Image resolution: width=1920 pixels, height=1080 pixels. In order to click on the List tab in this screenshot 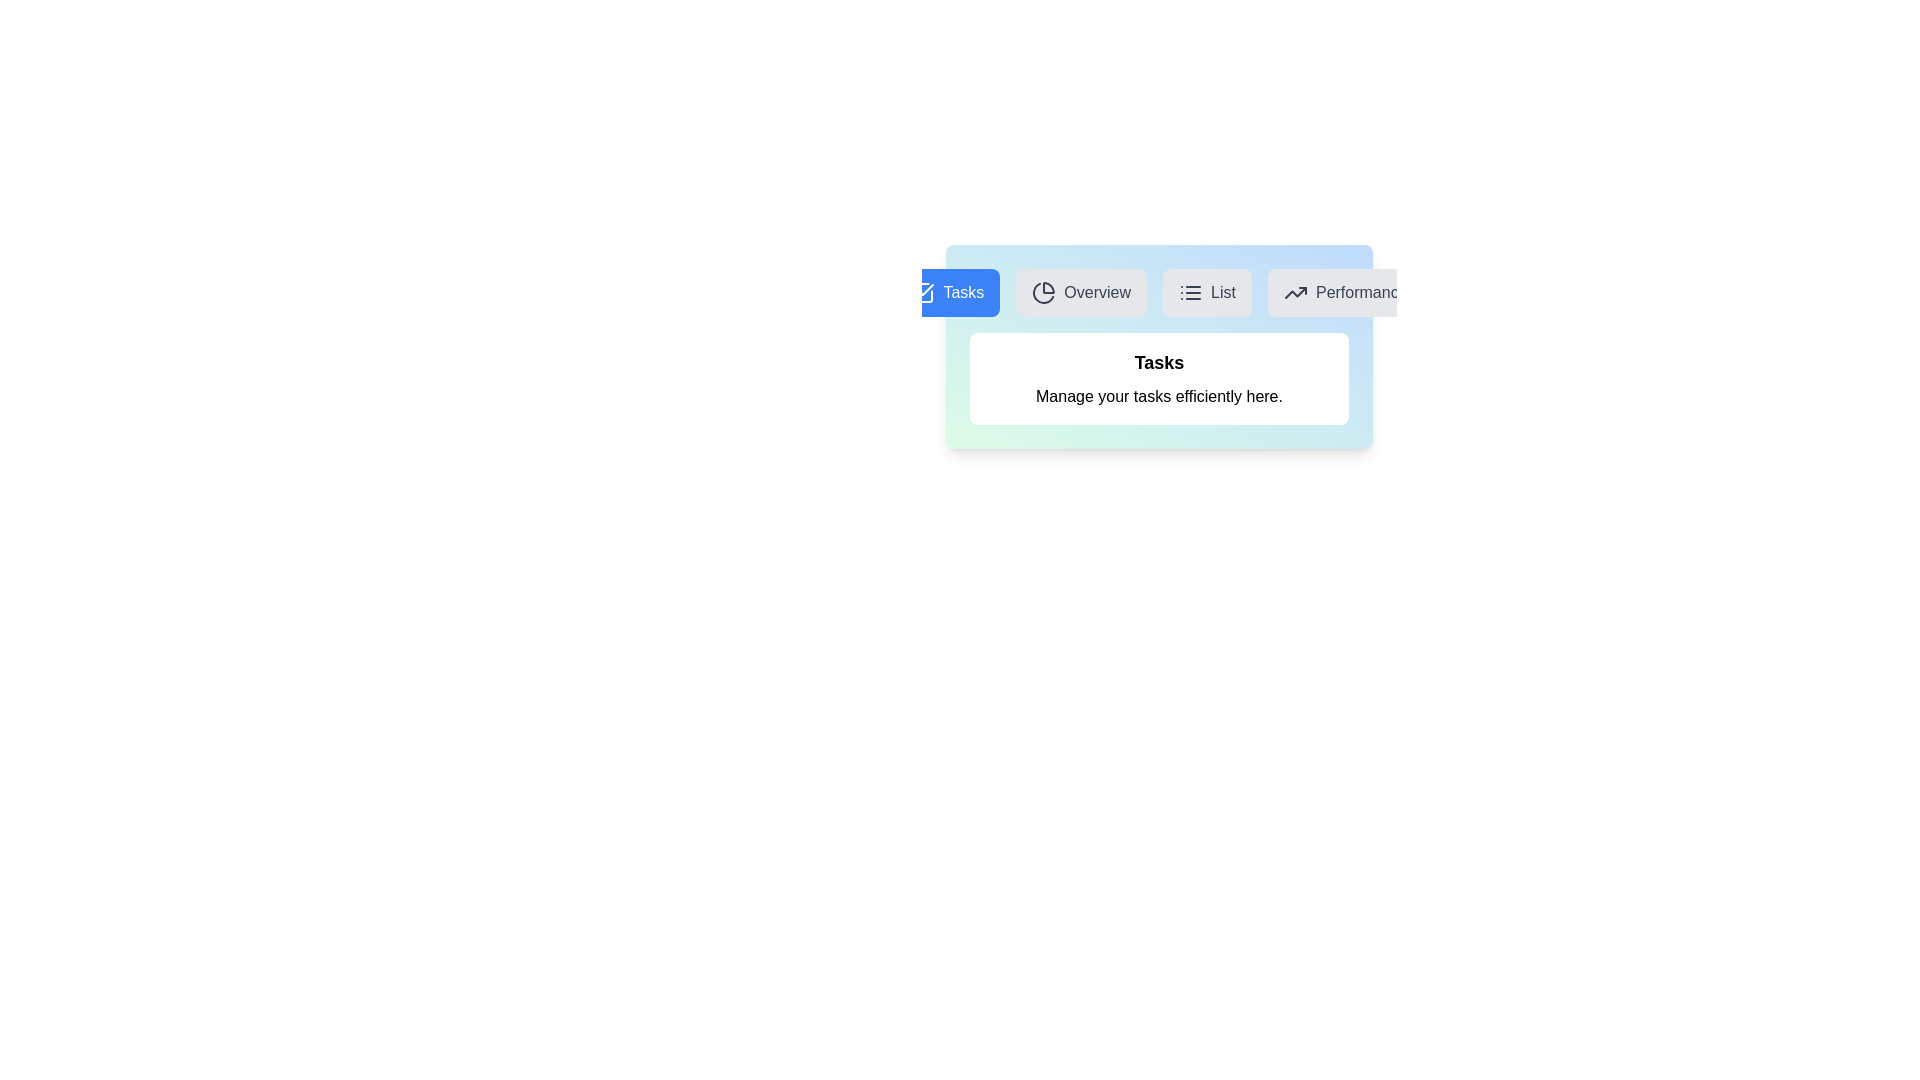, I will do `click(1205, 293)`.